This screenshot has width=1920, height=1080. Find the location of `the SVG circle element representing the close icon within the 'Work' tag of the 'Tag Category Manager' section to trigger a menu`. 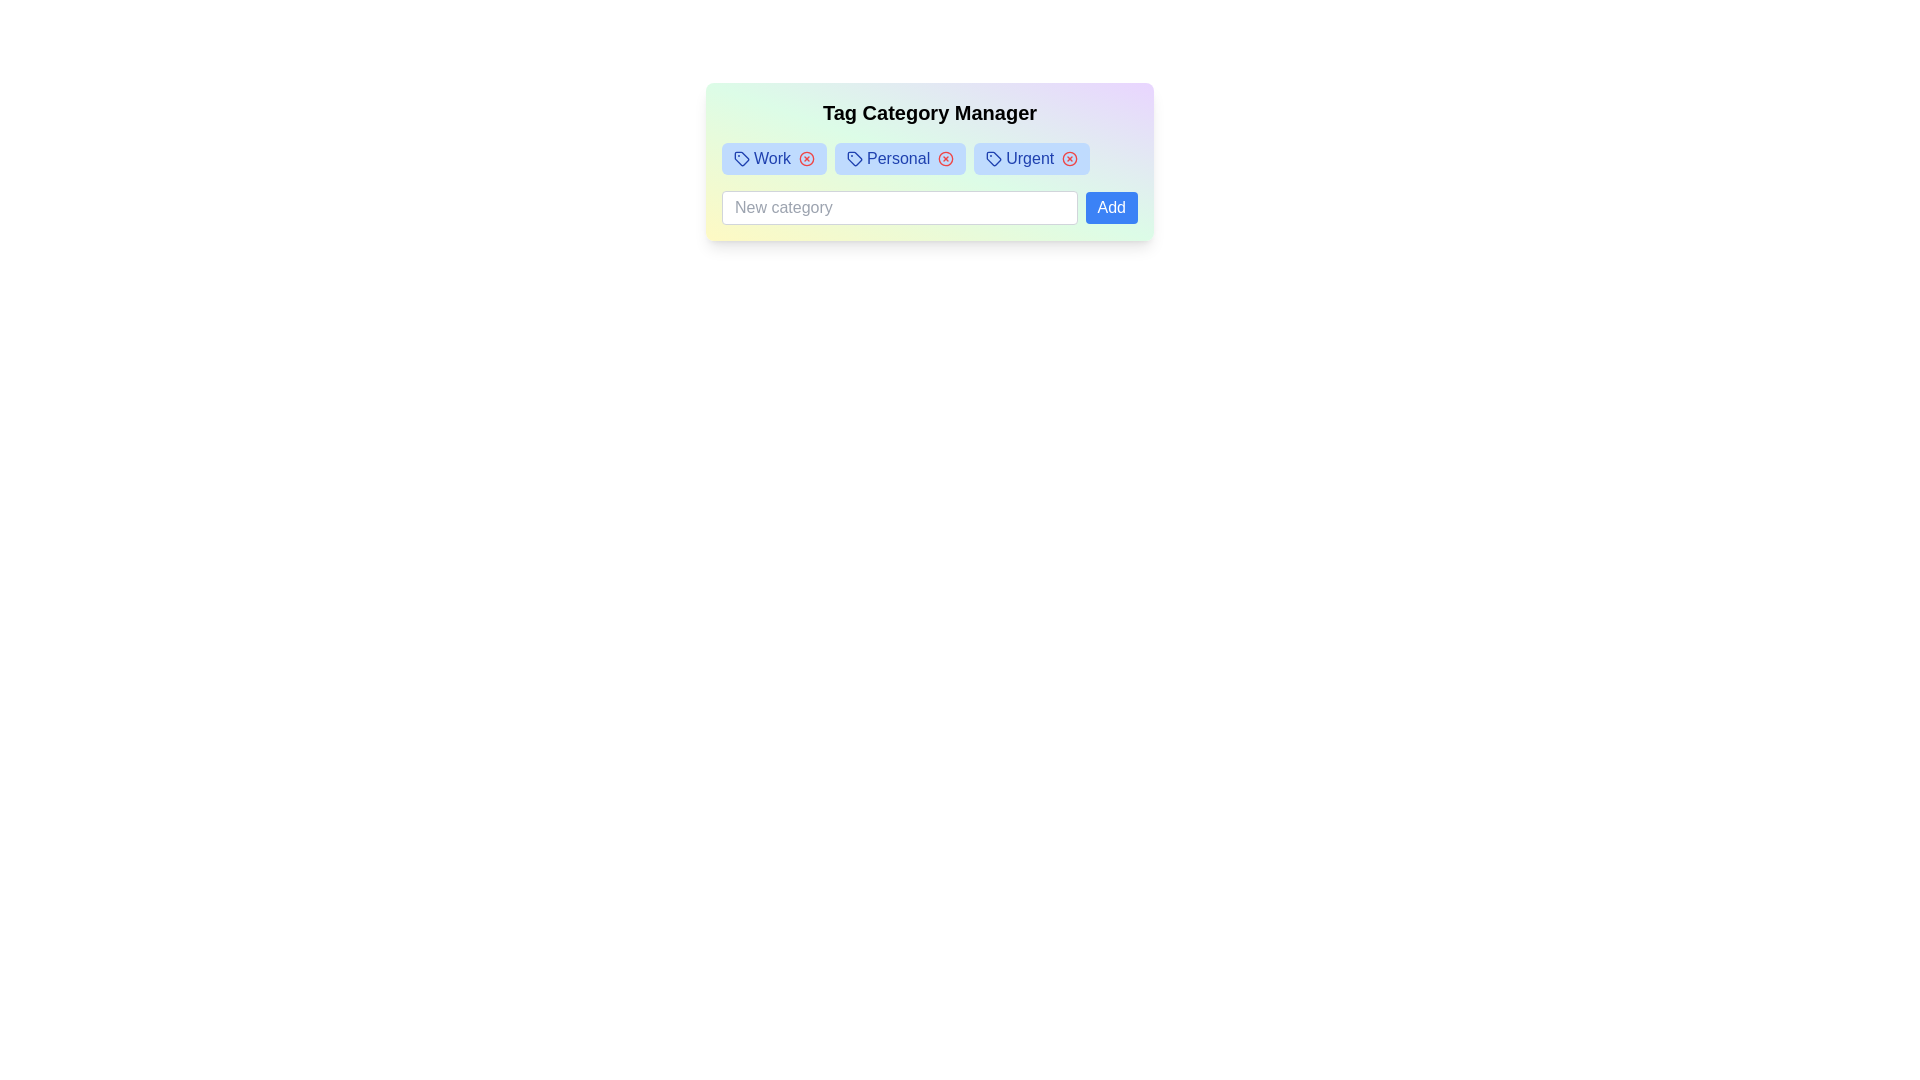

the SVG circle element representing the close icon within the 'Work' tag of the 'Tag Category Manager' section to trigger a menu is located at coordinates (806, 157).